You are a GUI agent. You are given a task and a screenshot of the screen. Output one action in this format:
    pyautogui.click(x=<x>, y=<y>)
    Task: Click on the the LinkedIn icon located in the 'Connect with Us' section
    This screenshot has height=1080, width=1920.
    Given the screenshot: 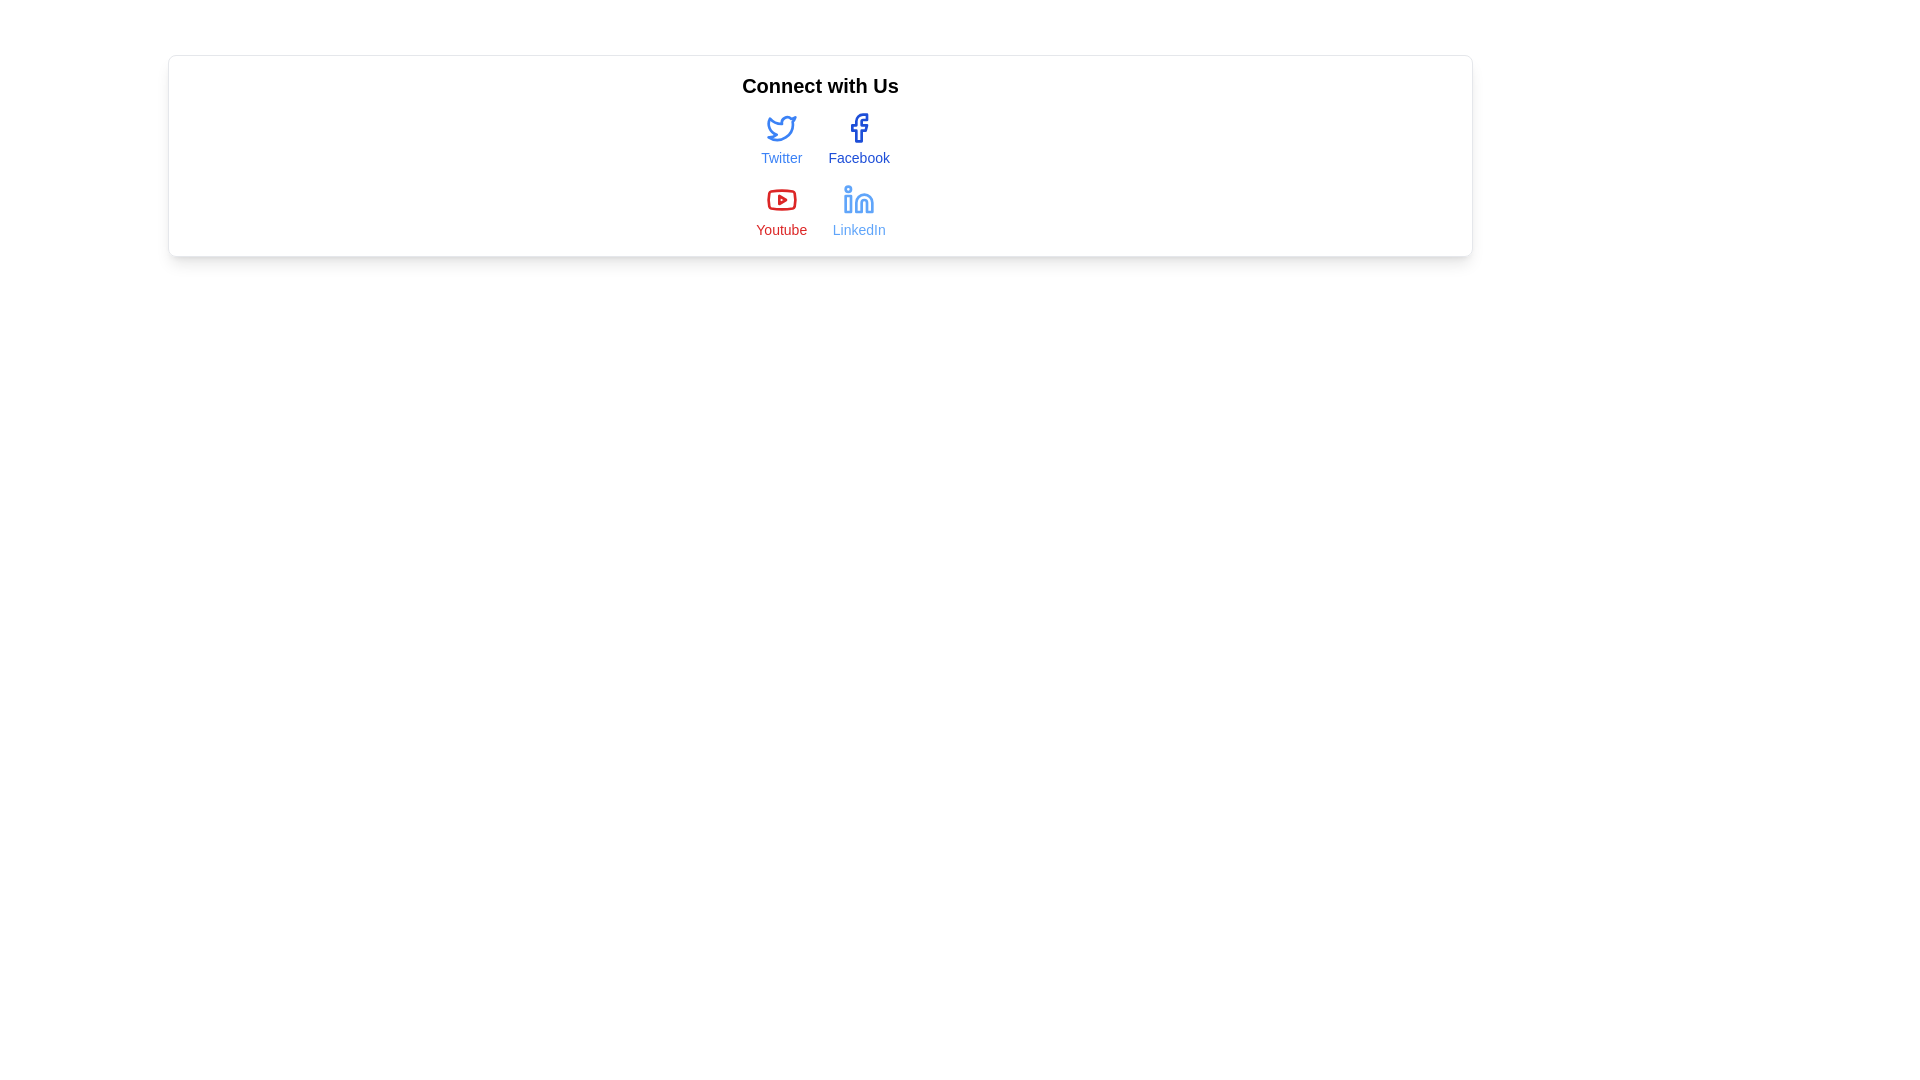 What is the action you would take?
    pyautogui.click(x=859, y=200)
    